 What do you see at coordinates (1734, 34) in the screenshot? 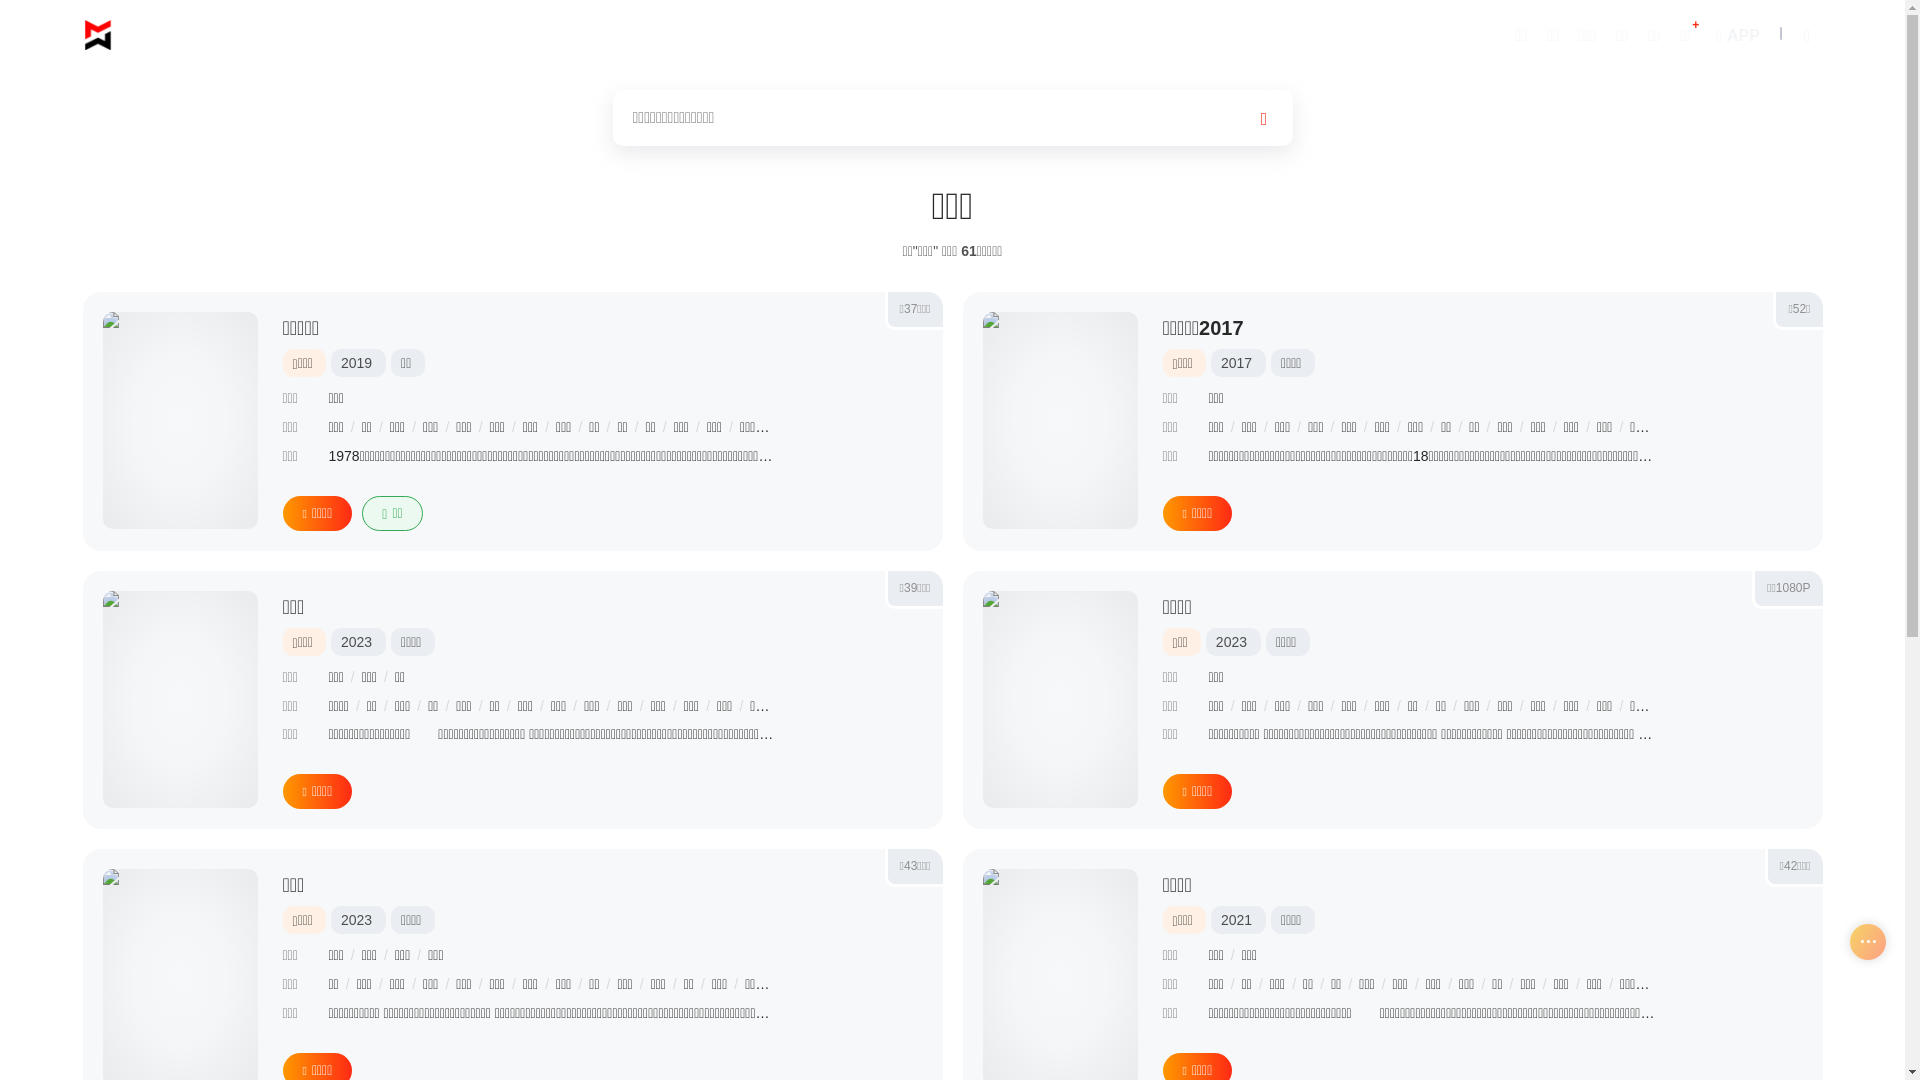
I see `'APP'` at bounding box center [1734, 34].